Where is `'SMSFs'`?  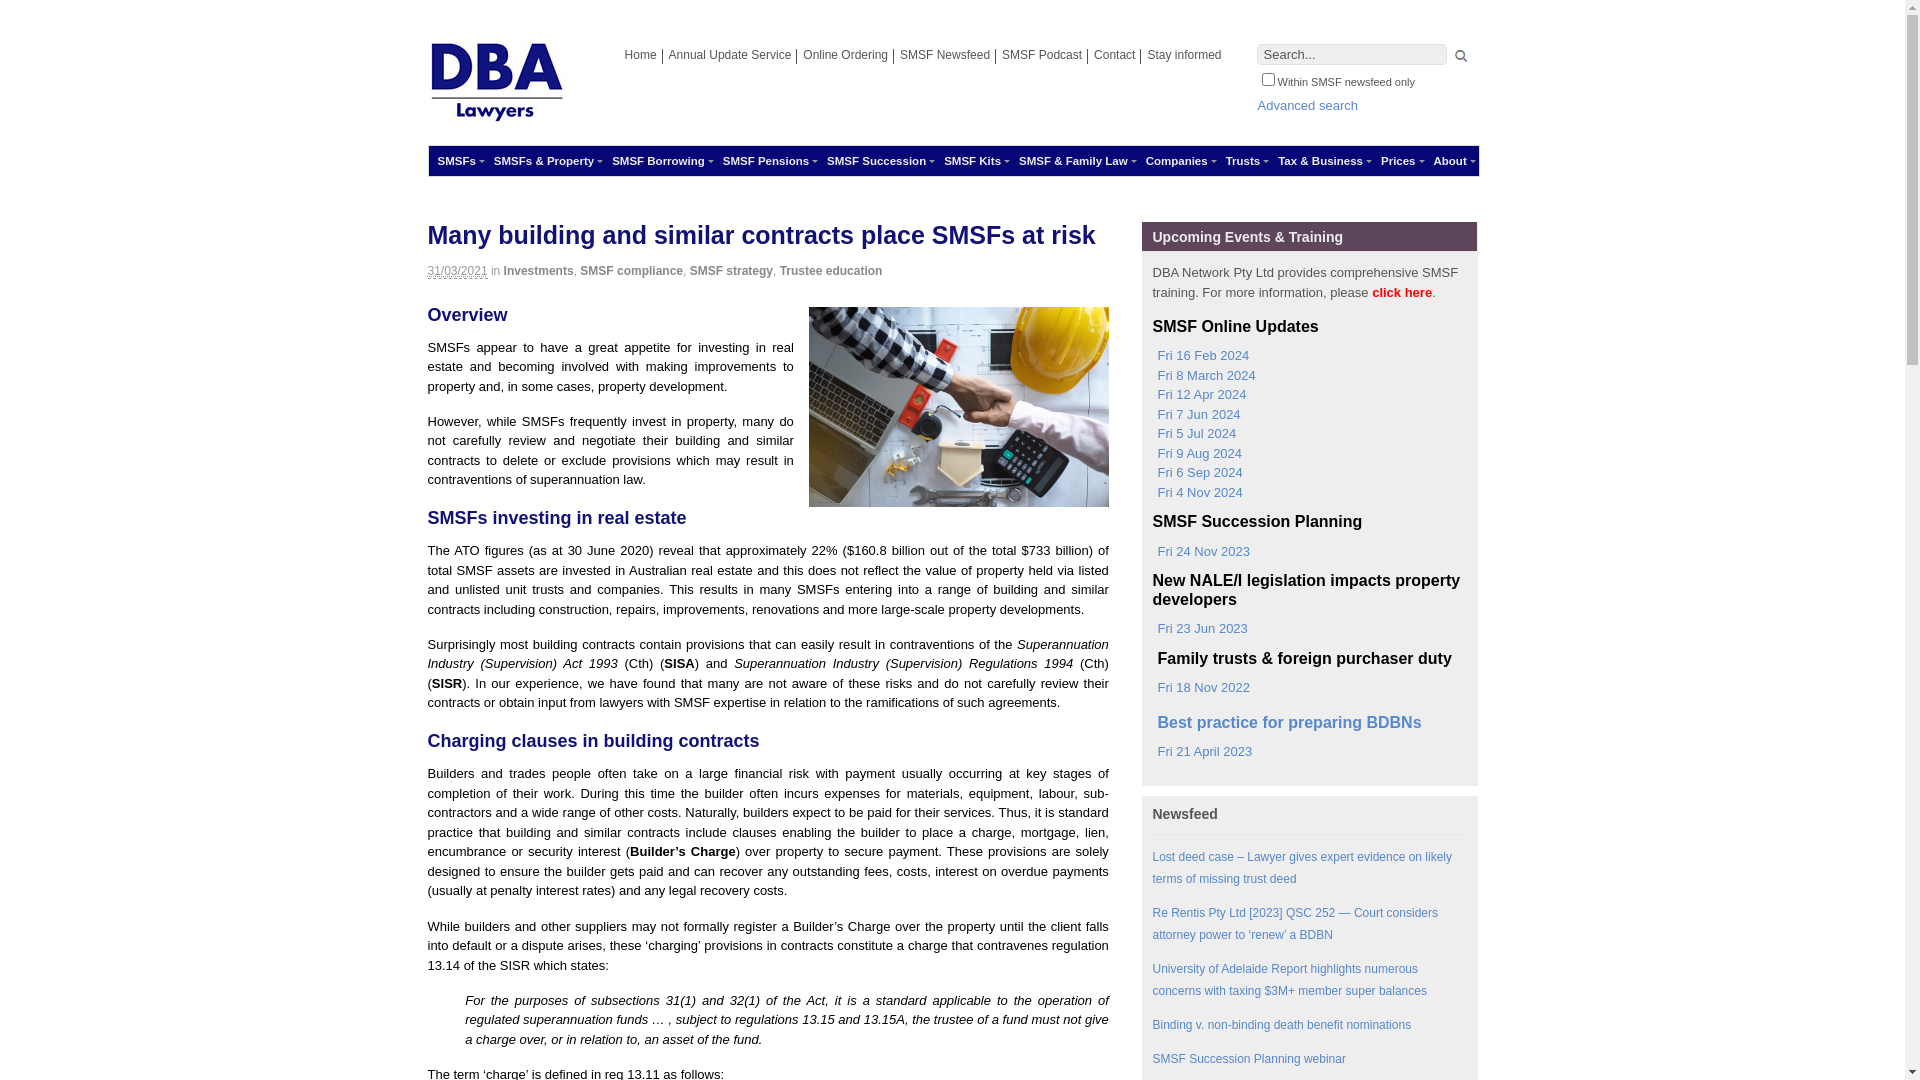
'SMSFs' is located at coordinates (426, 160).